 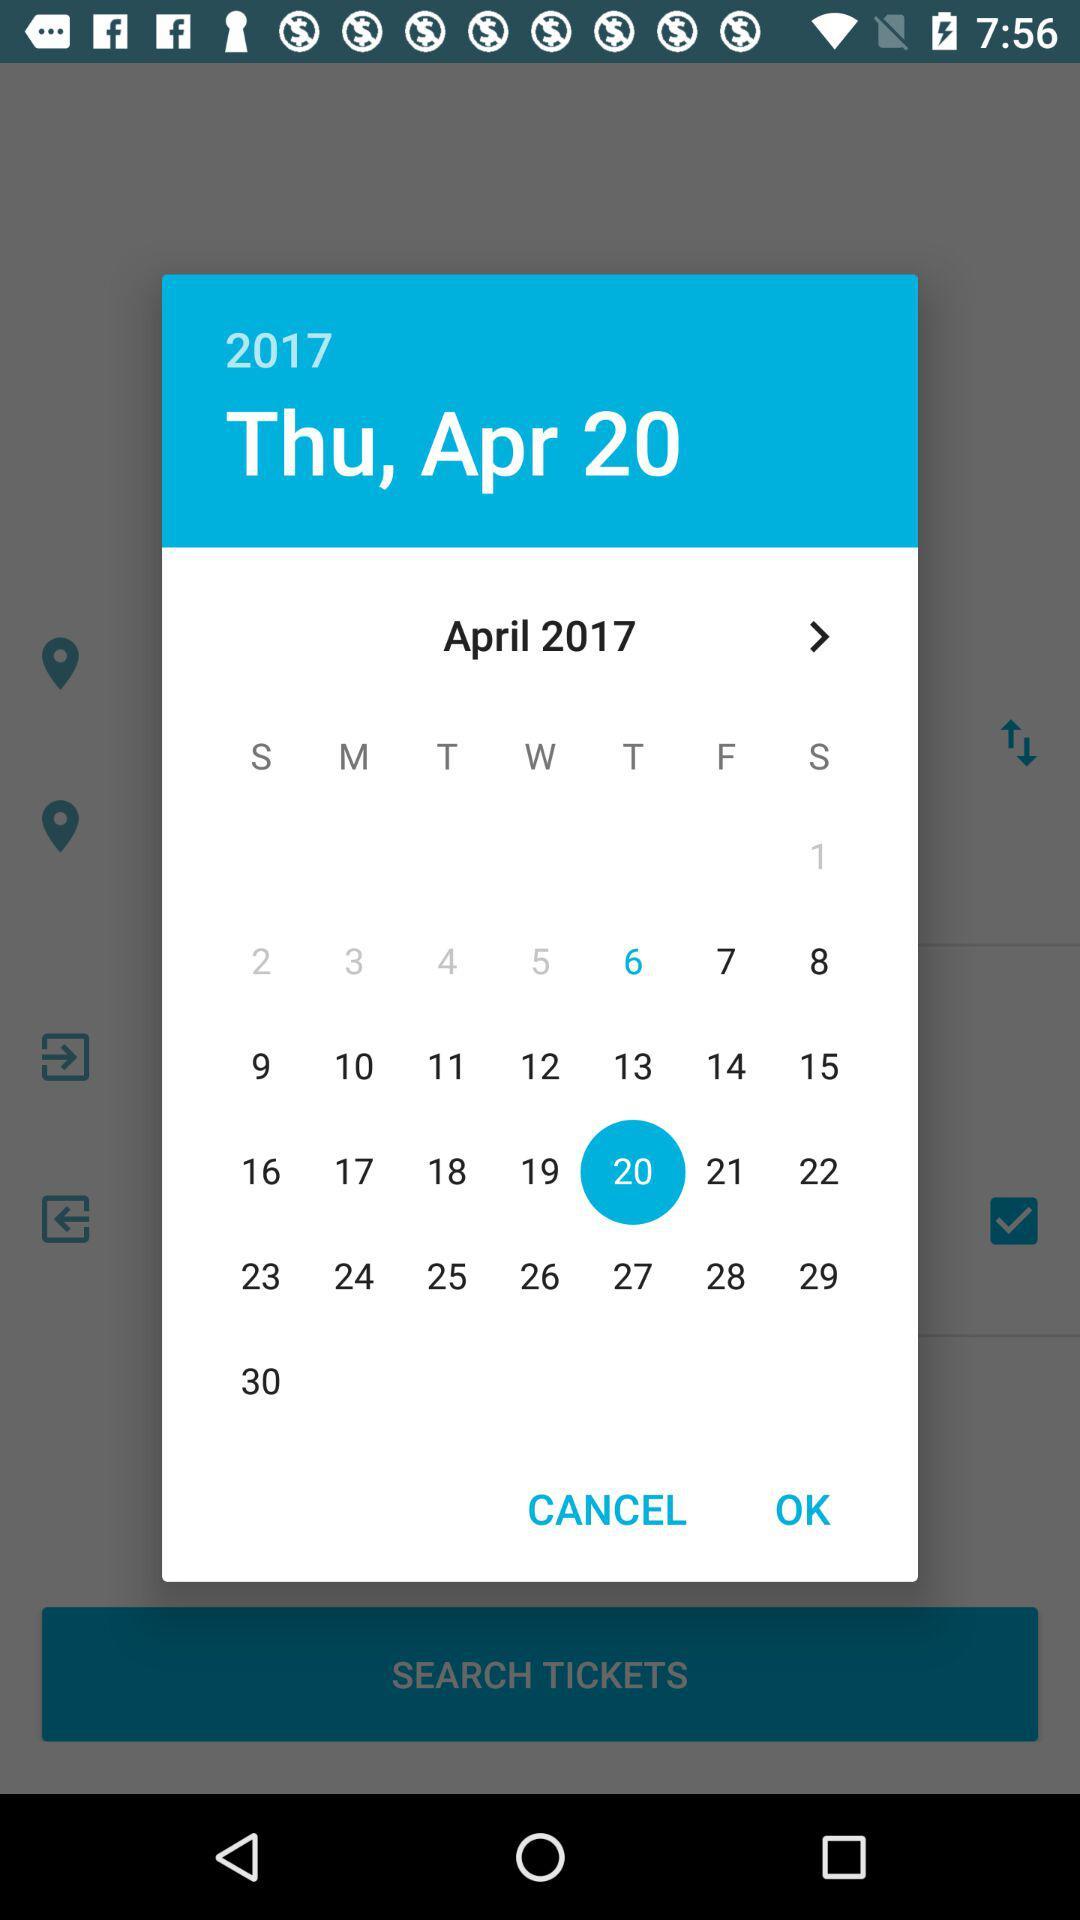 What do you see at coordinates (801, 1508) in the screenshot?
I see `icon to the right of cancel item` at bounding box center [801, 1508].